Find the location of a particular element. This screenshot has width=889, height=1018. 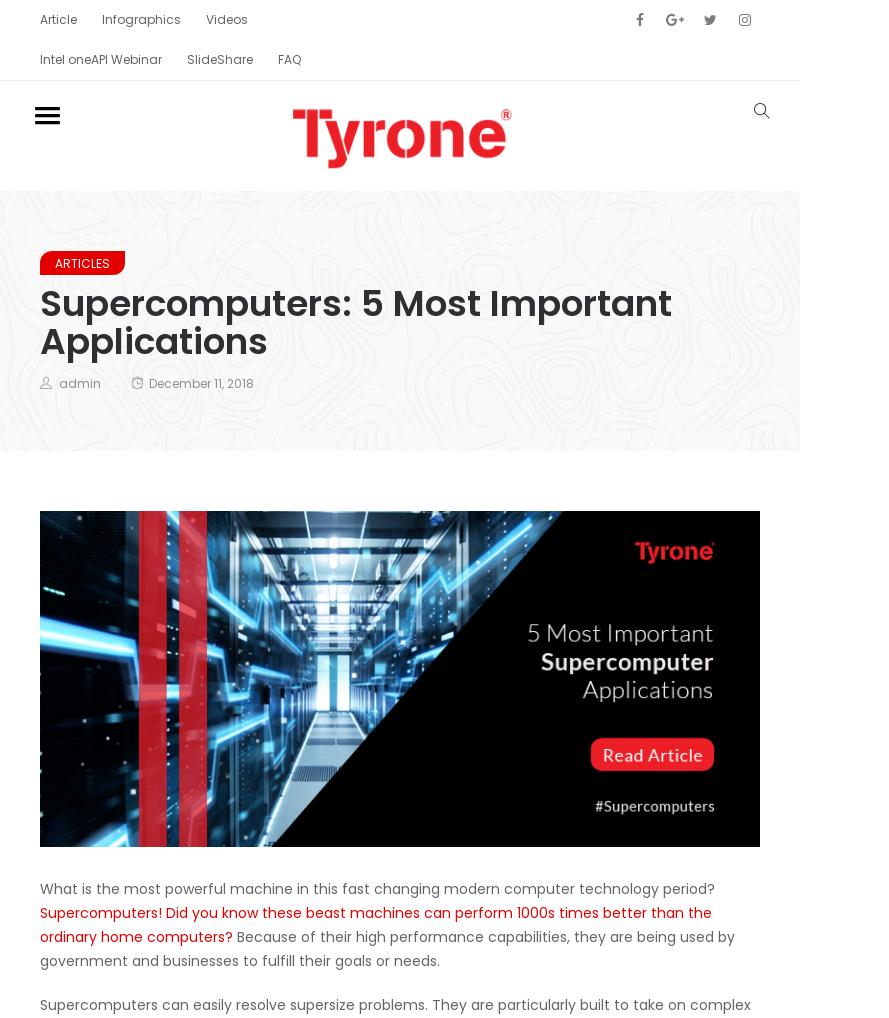

'admin' is located at coordinates (79, 382).